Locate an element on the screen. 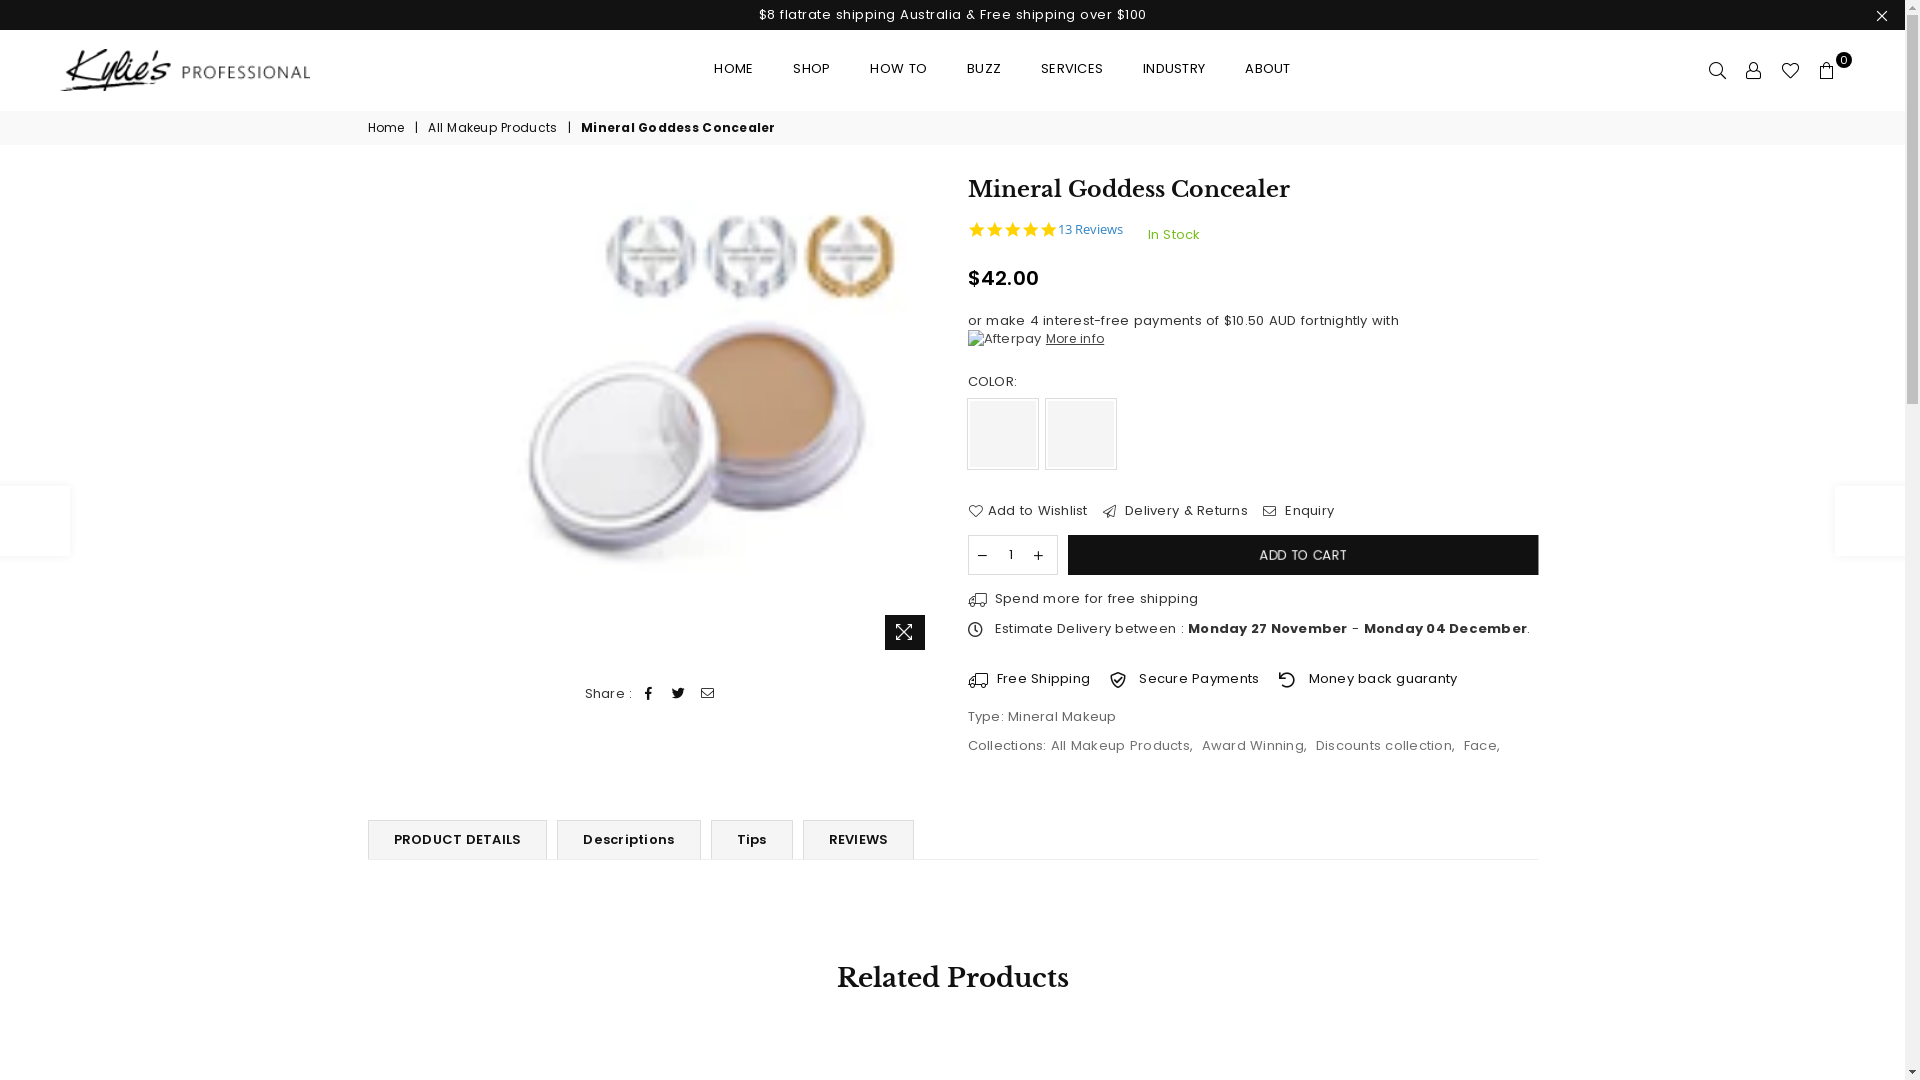 This screenshot has width=1920, height=1080. 'Wishlist' is located at coordinates (1790, 68).